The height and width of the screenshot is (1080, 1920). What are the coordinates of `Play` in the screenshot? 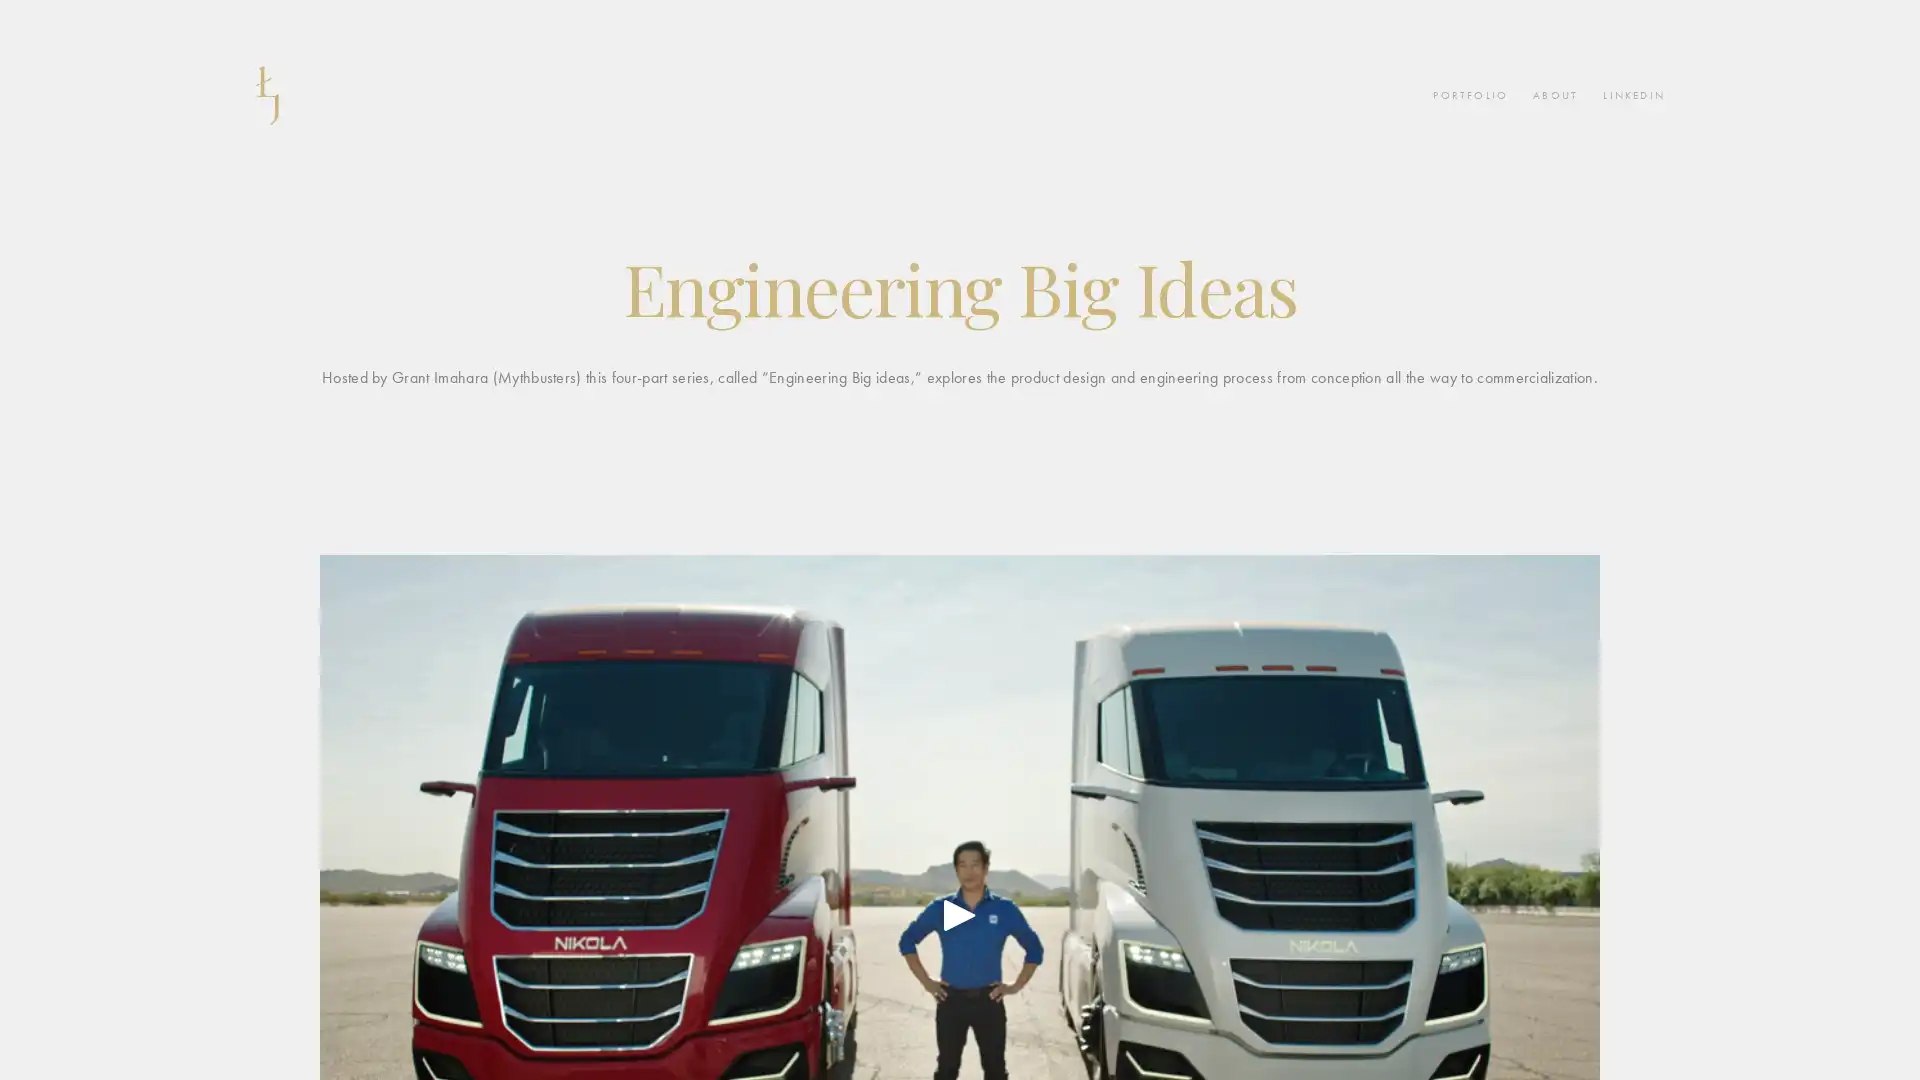 It's located at (960, 914).